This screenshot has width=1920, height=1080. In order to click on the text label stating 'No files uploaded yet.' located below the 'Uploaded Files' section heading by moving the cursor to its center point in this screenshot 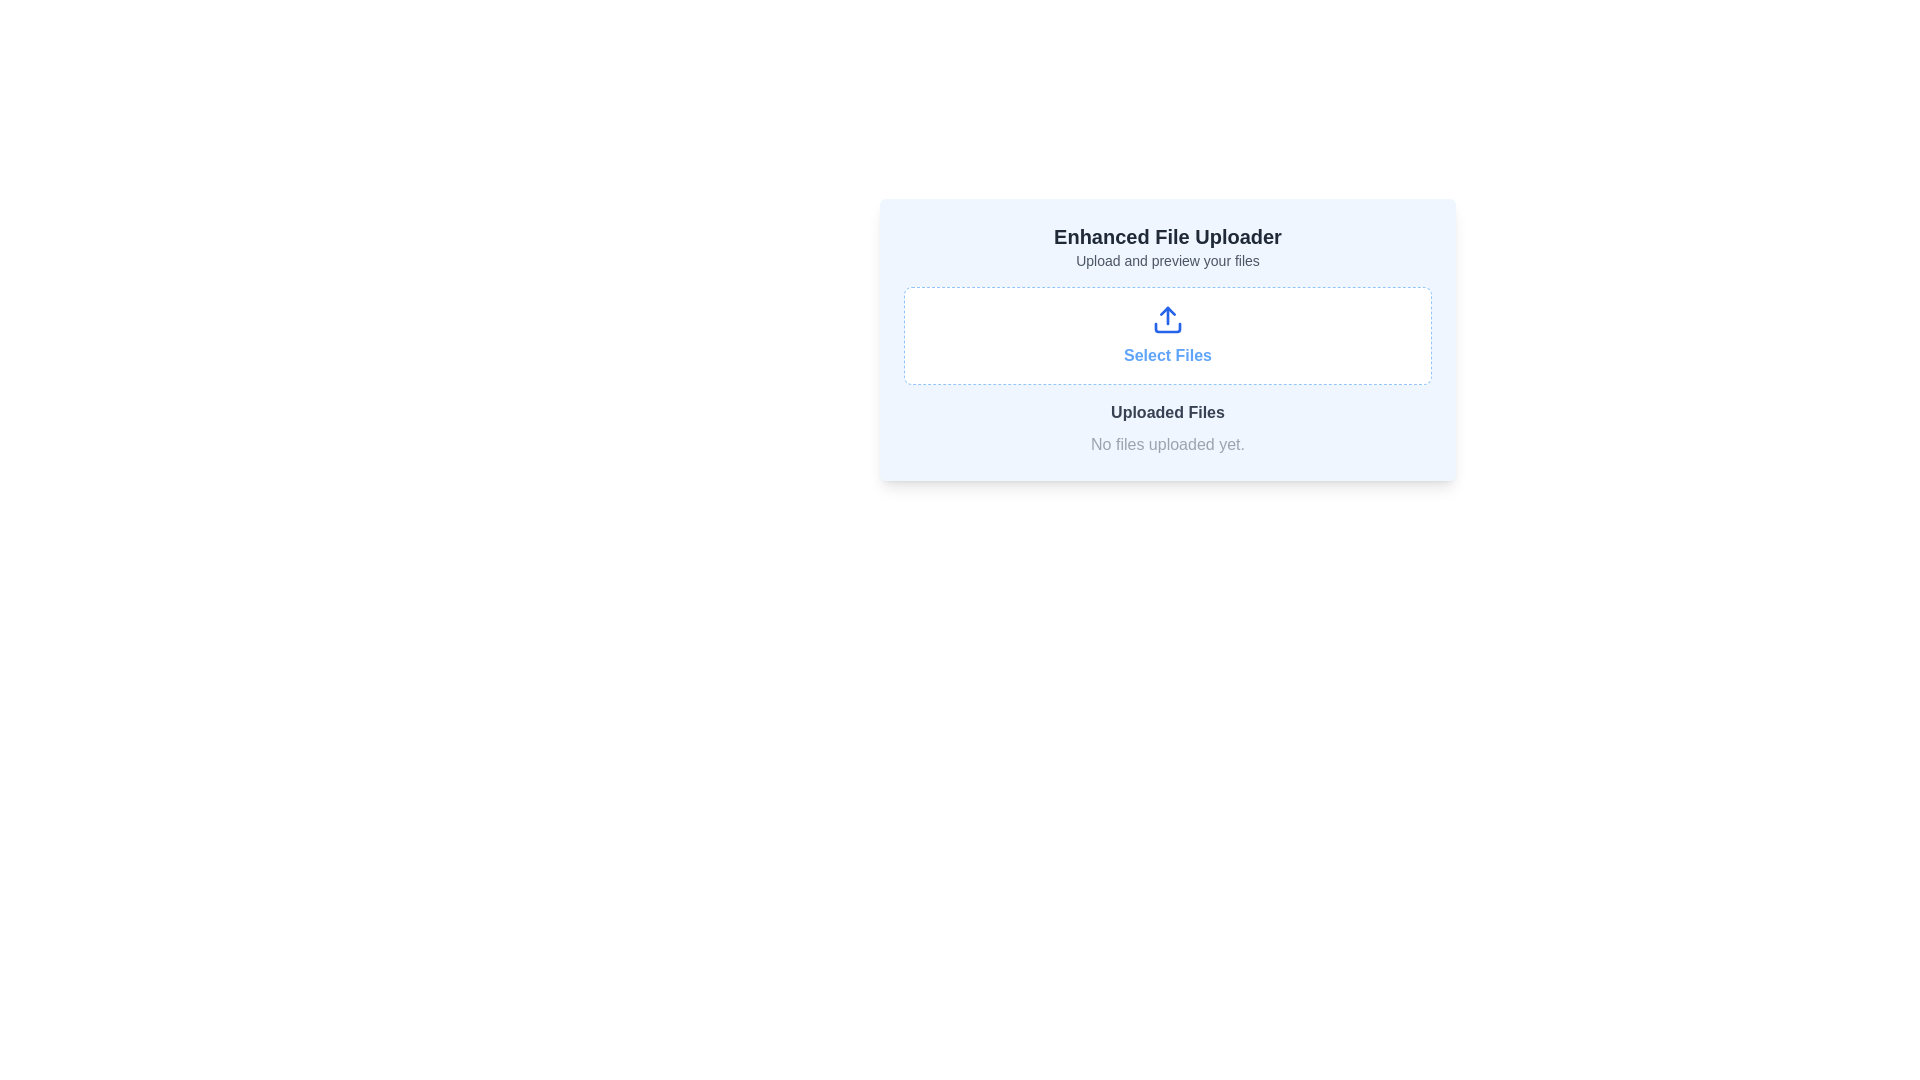, I will do `click(1167, 443)`.